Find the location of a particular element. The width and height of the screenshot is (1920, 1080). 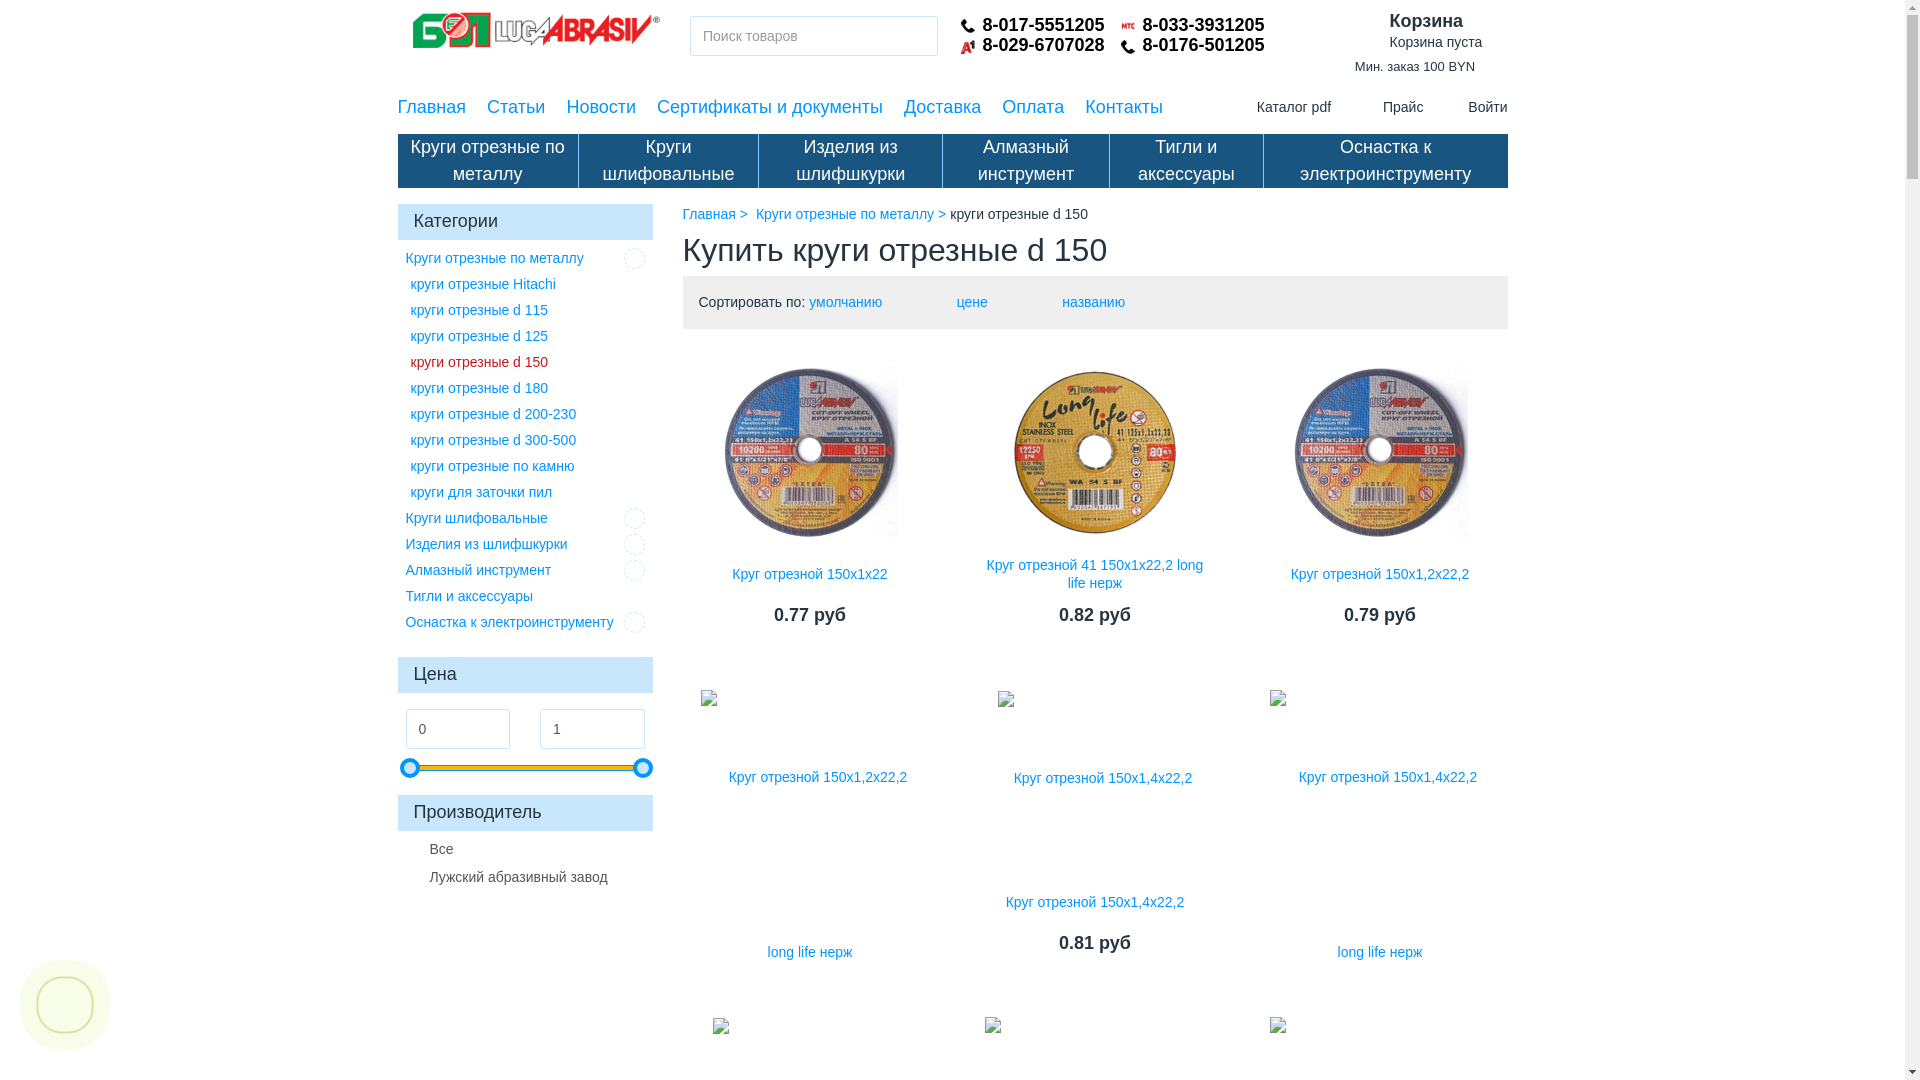

'8-0176-501205' is located at coordinates (1200, 45).